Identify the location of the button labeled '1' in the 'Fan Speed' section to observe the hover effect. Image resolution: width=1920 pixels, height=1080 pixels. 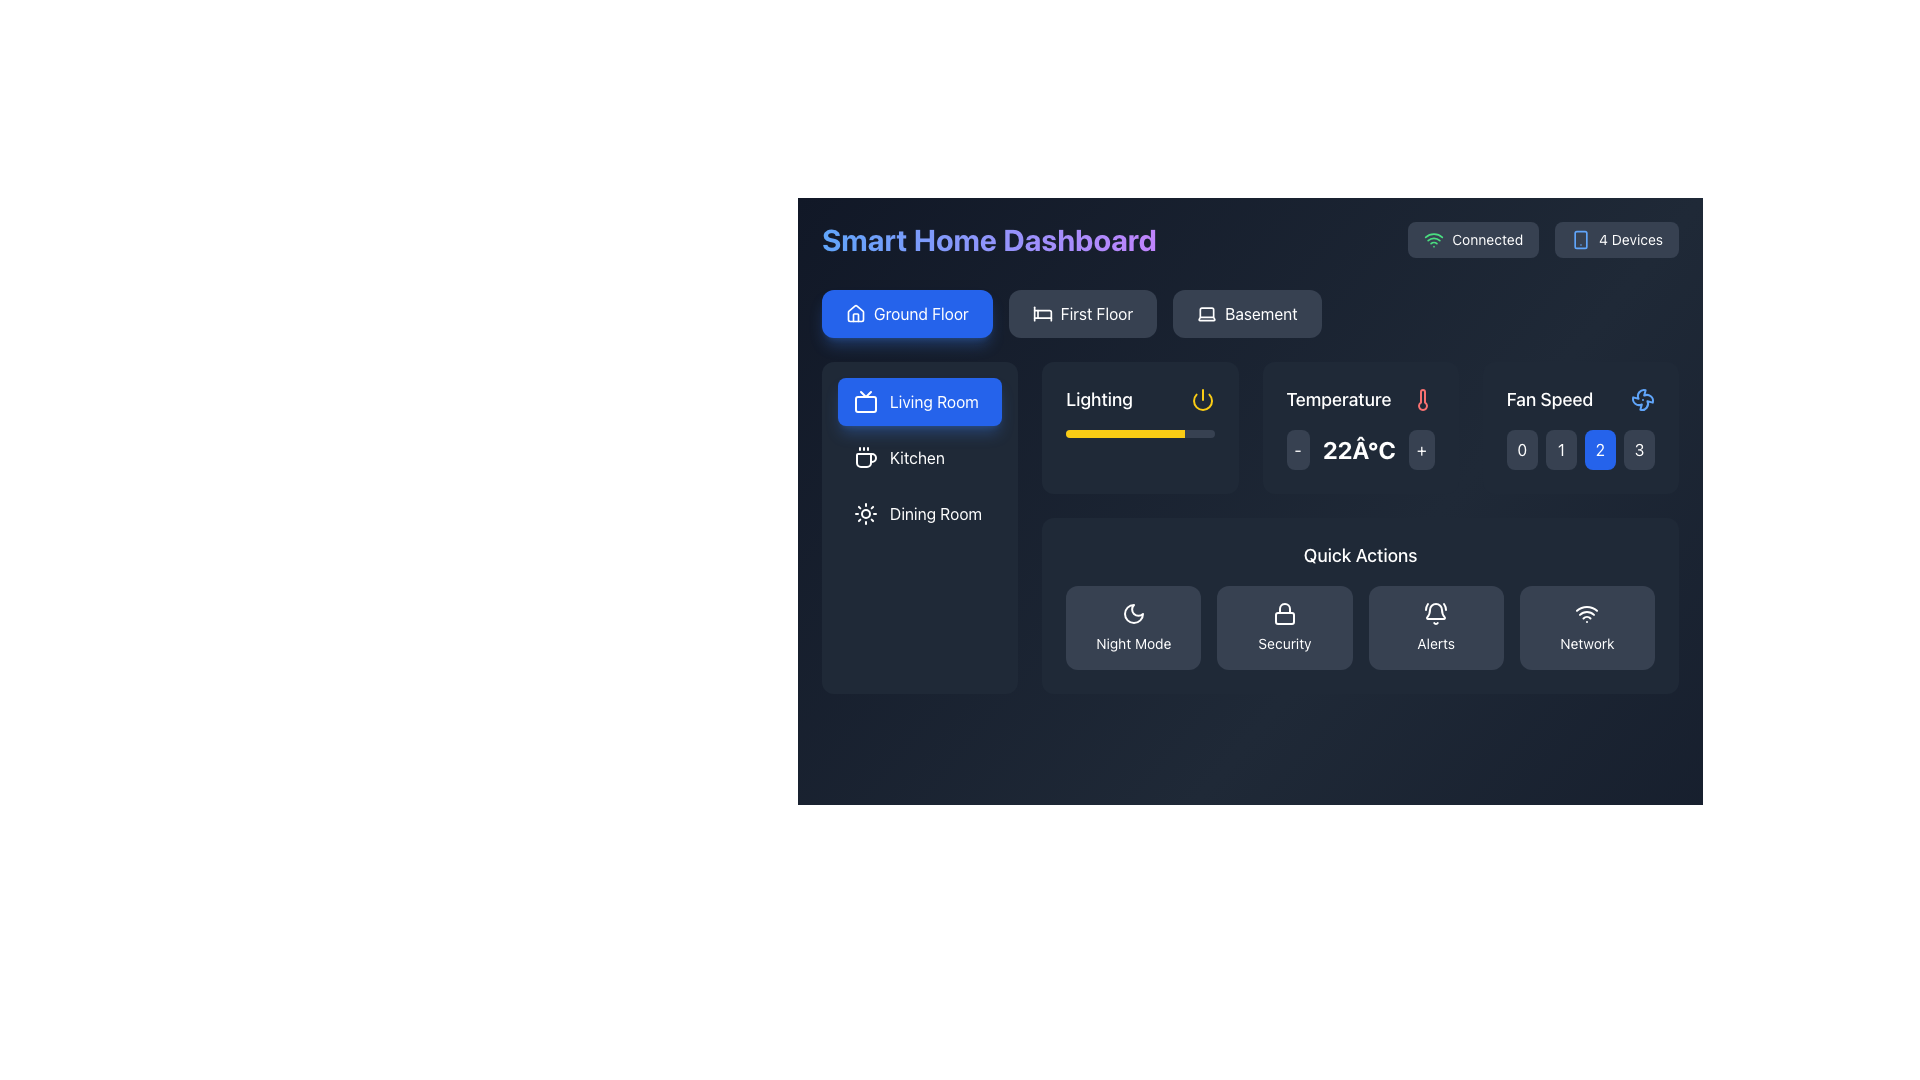
(1560, 450).